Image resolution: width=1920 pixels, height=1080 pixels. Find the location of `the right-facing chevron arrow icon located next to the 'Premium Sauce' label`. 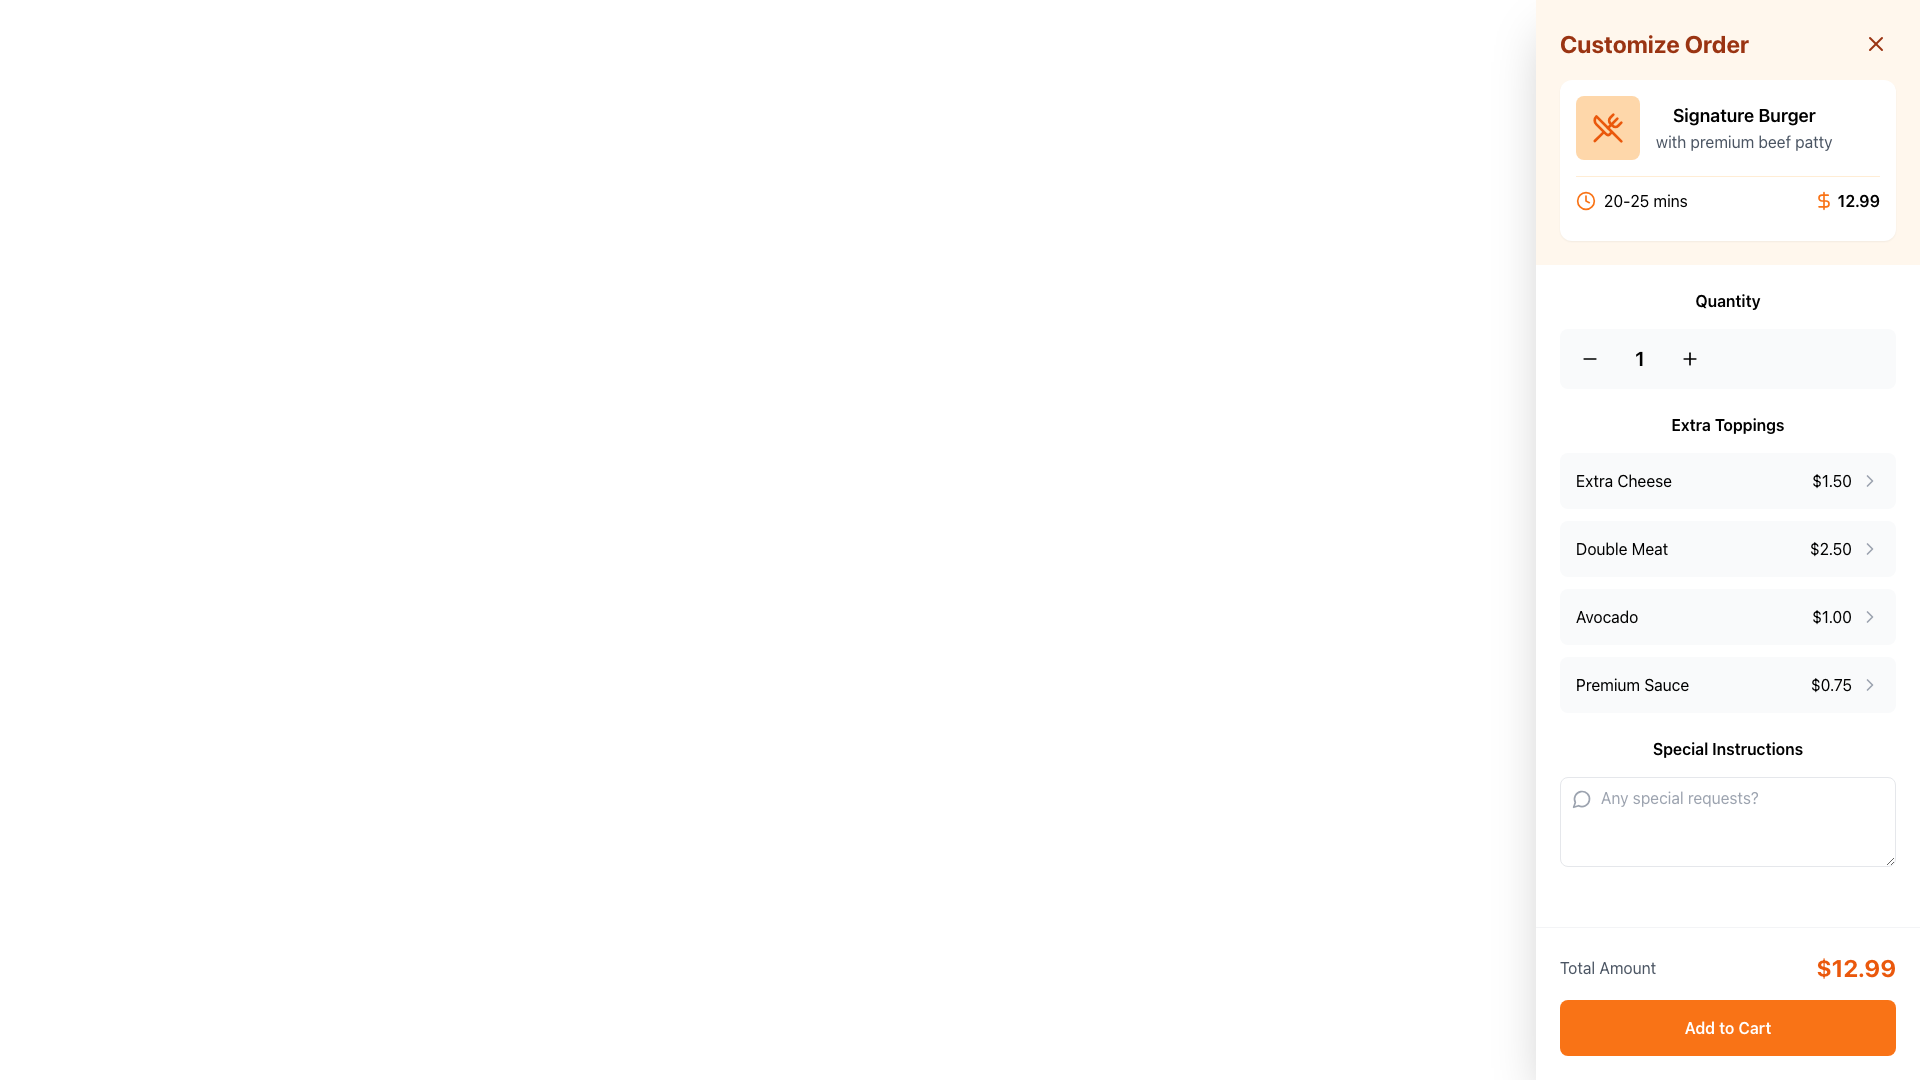

the right-facing chevron arrow icon located next to the 'Premium Sauce' label is located at coordinates (1869, 684).